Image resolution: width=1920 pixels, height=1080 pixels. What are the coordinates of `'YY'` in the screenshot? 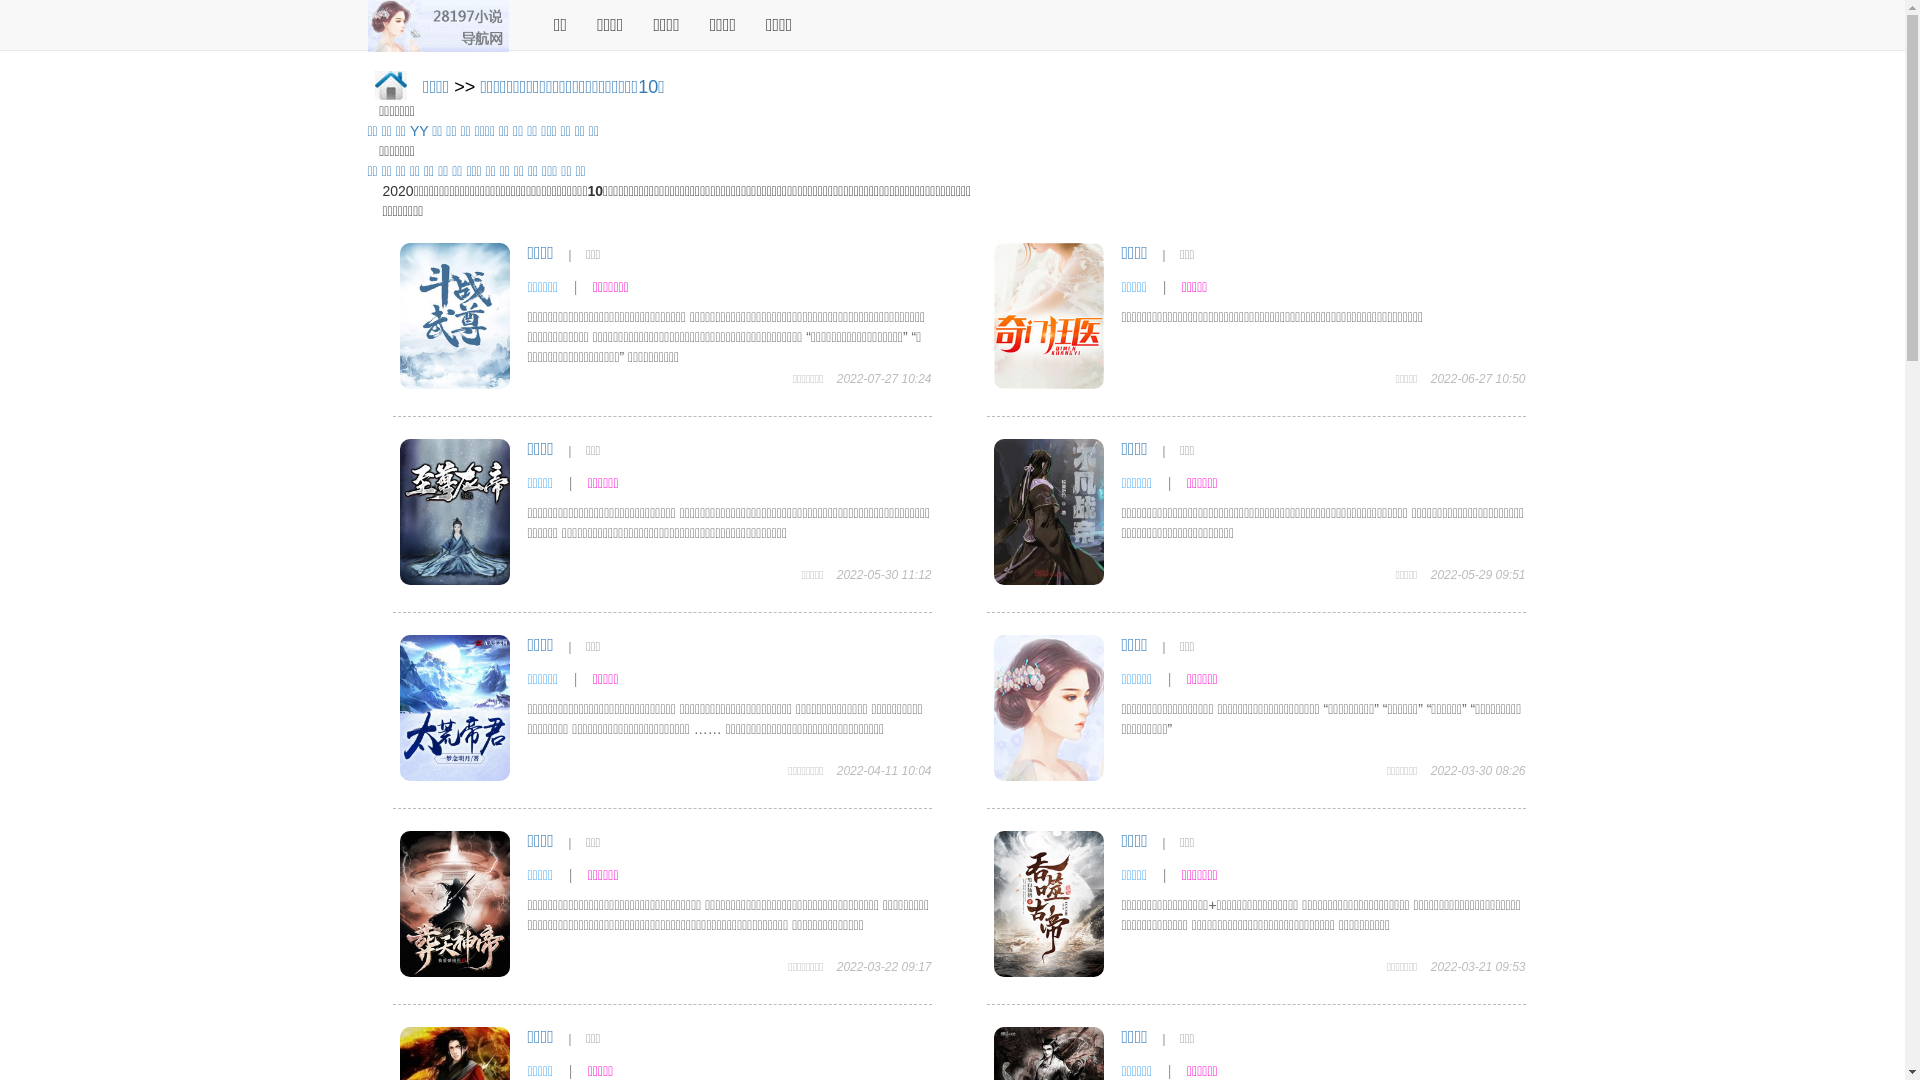 It's located at (417, 131).